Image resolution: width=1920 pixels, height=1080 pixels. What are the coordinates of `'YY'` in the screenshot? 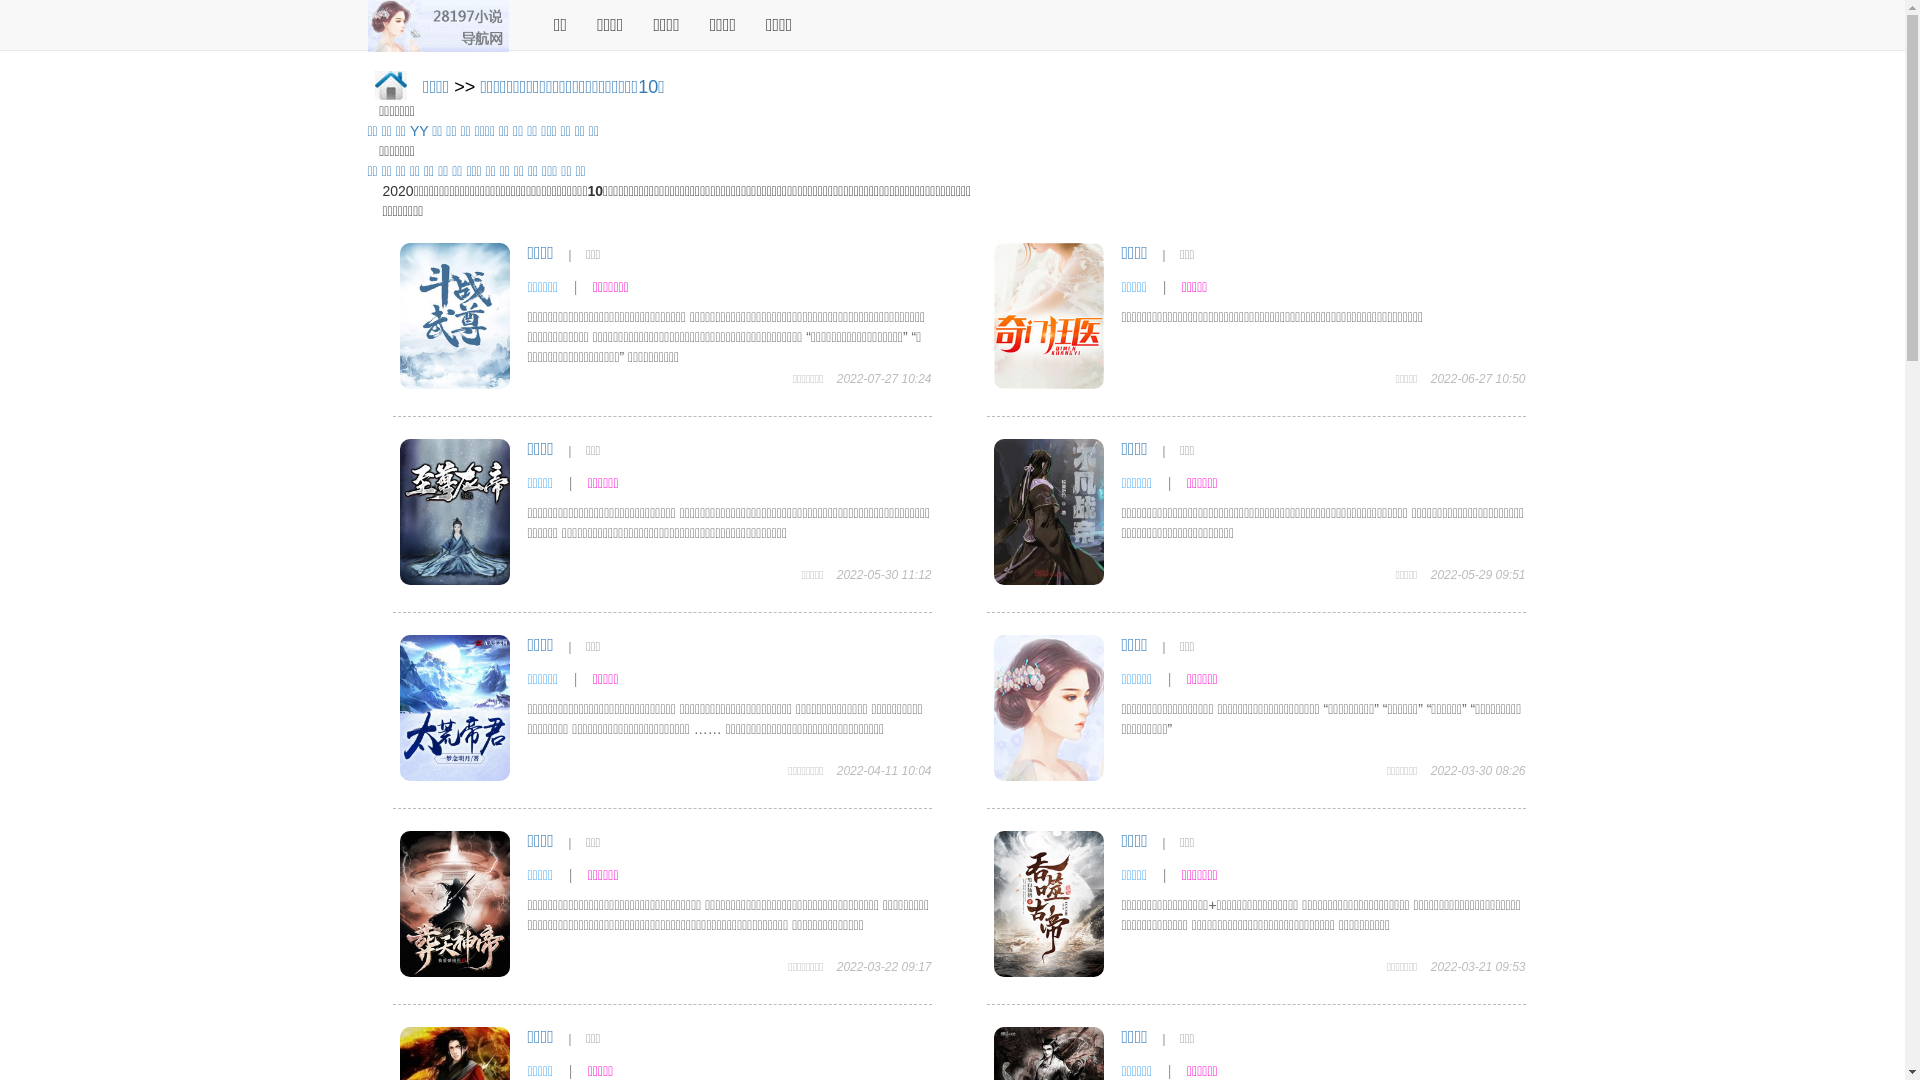 It's located at (417, 131).